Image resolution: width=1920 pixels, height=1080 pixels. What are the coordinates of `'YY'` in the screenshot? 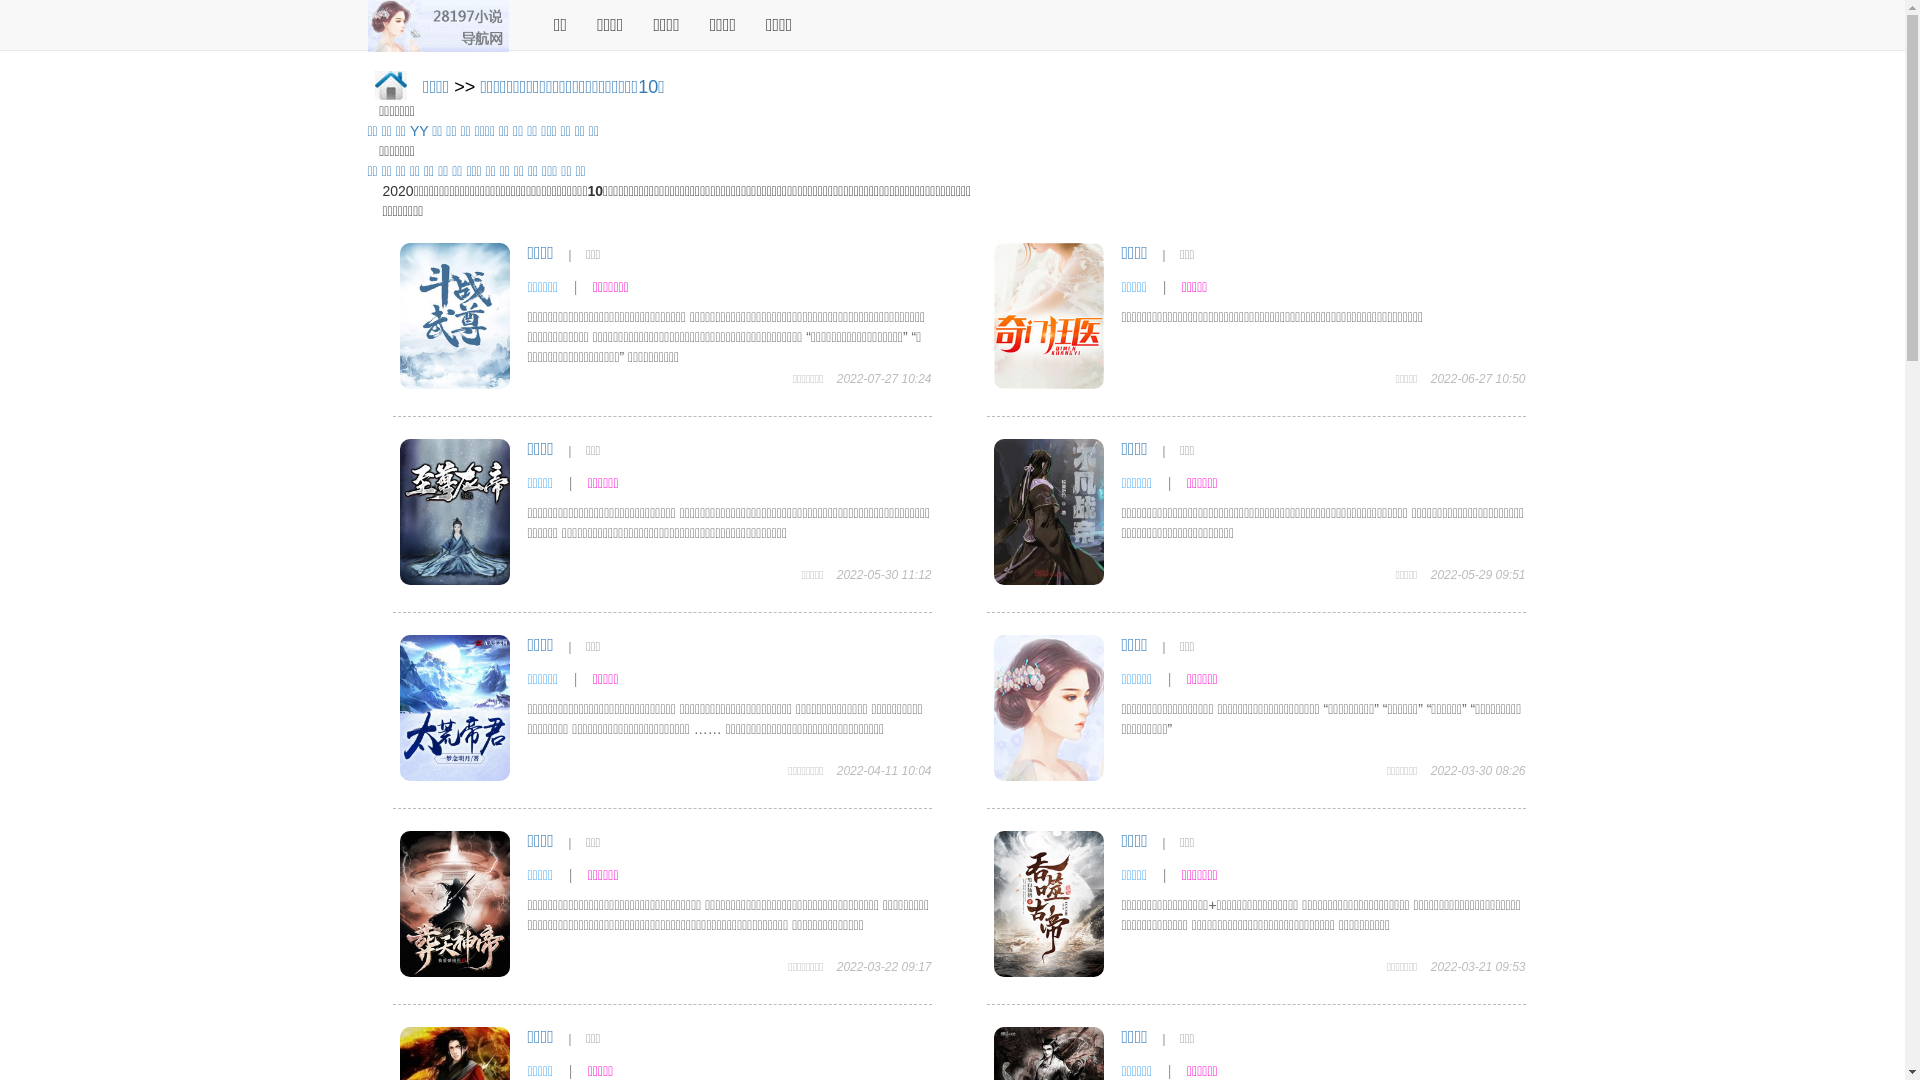 It's located at (417, 131).